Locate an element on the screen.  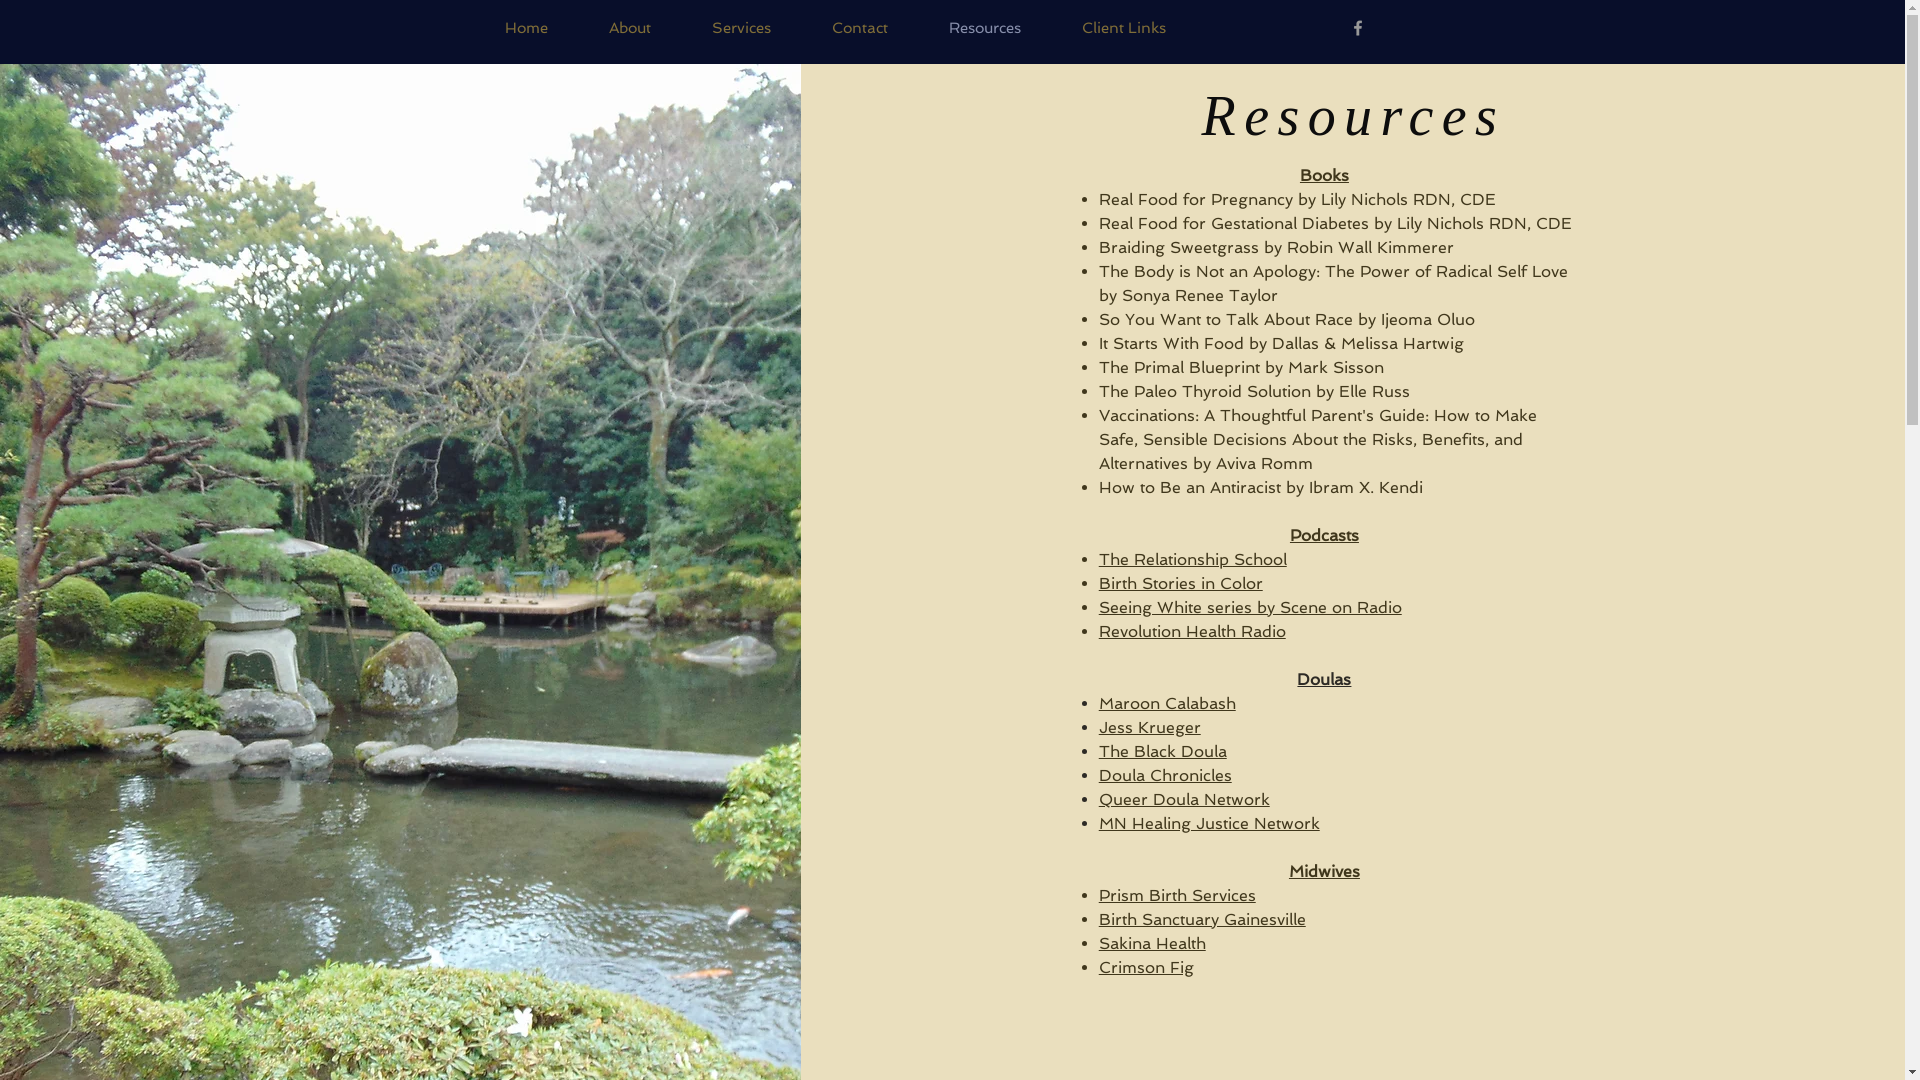
'Seeing White series by Scene on Radio' is located at coordinates (1249, 606).